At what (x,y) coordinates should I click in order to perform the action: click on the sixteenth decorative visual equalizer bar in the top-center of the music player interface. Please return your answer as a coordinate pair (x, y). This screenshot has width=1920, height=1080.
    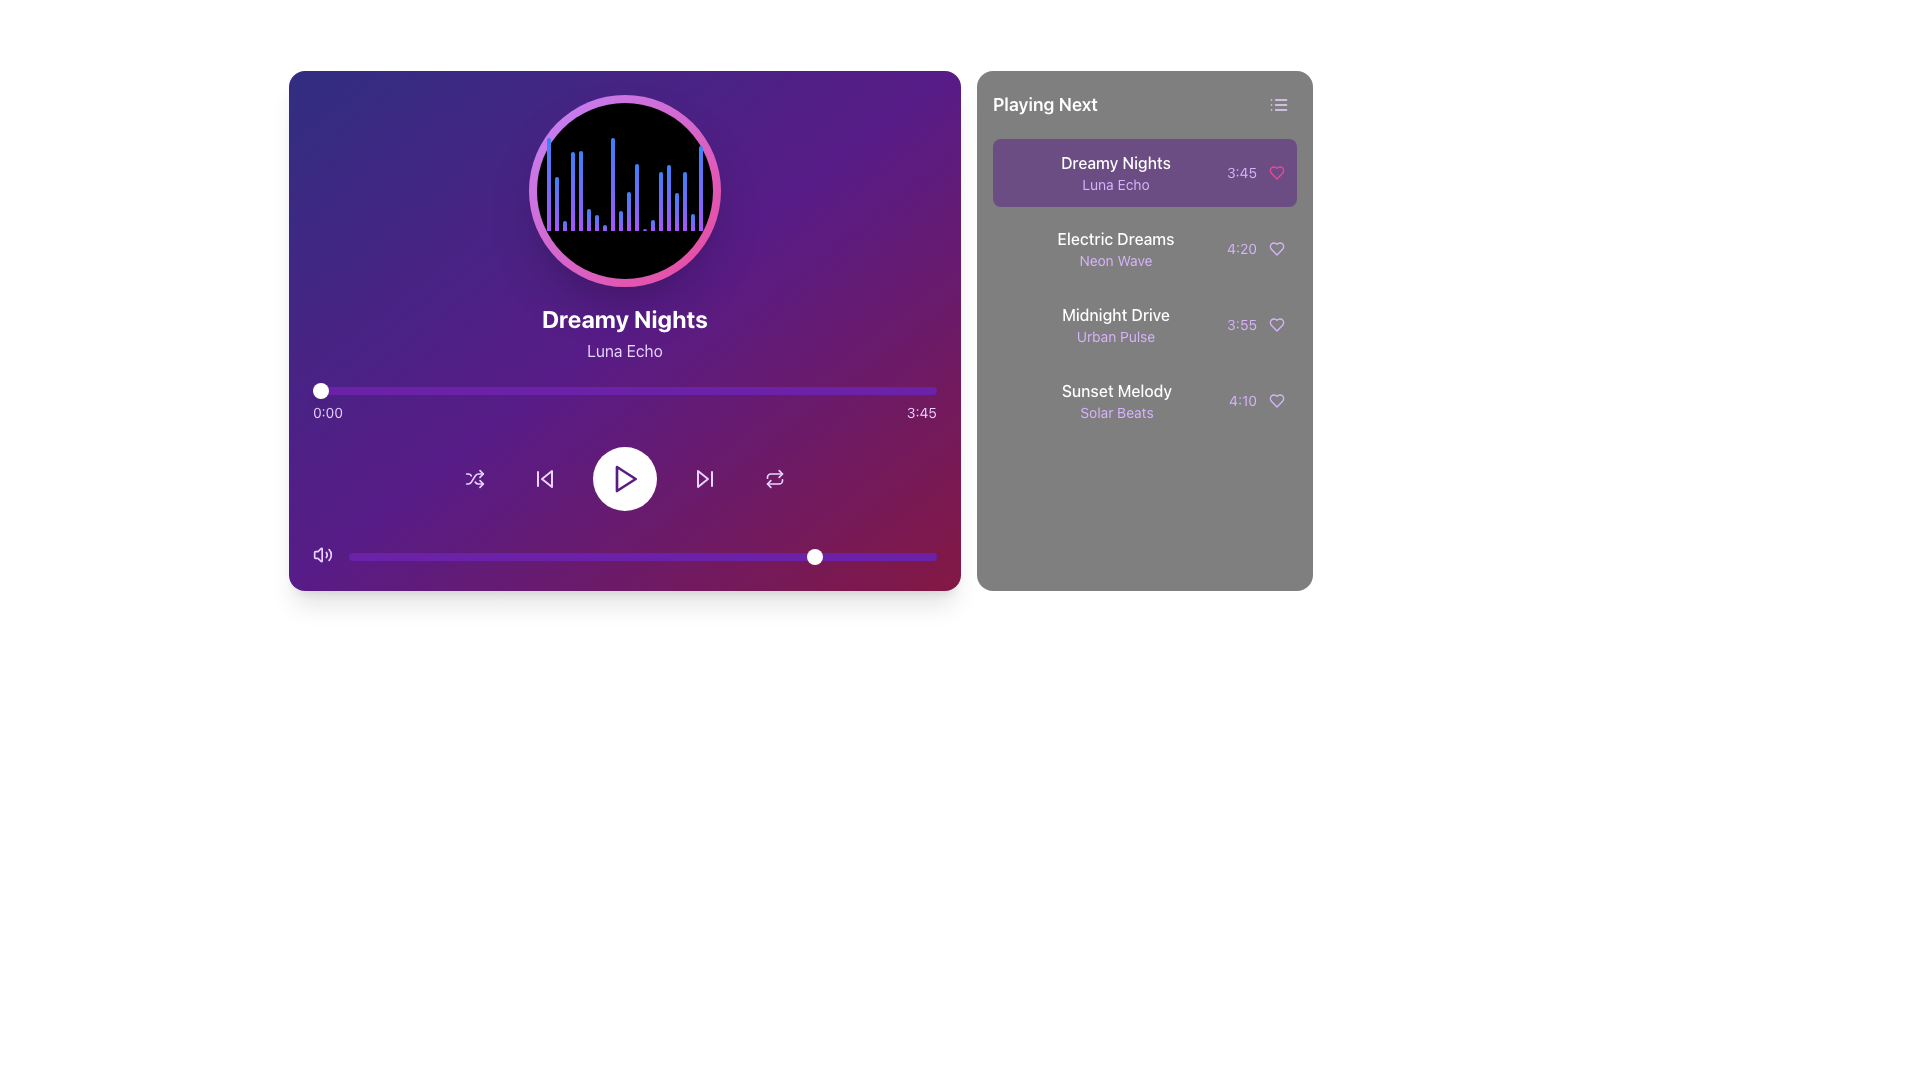
    Looking at the image, I should click on (660, 201).